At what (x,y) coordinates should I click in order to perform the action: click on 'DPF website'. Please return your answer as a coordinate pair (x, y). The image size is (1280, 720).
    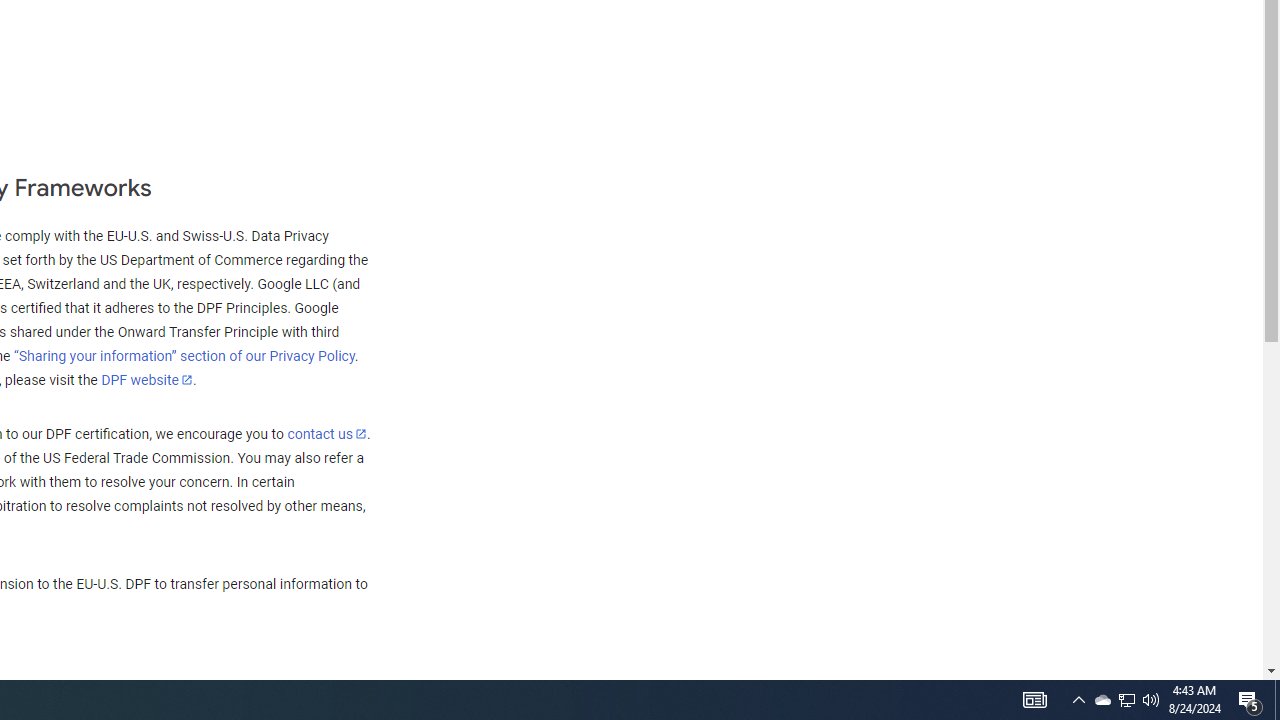
    Looking at the image, I should click on (146, 379).